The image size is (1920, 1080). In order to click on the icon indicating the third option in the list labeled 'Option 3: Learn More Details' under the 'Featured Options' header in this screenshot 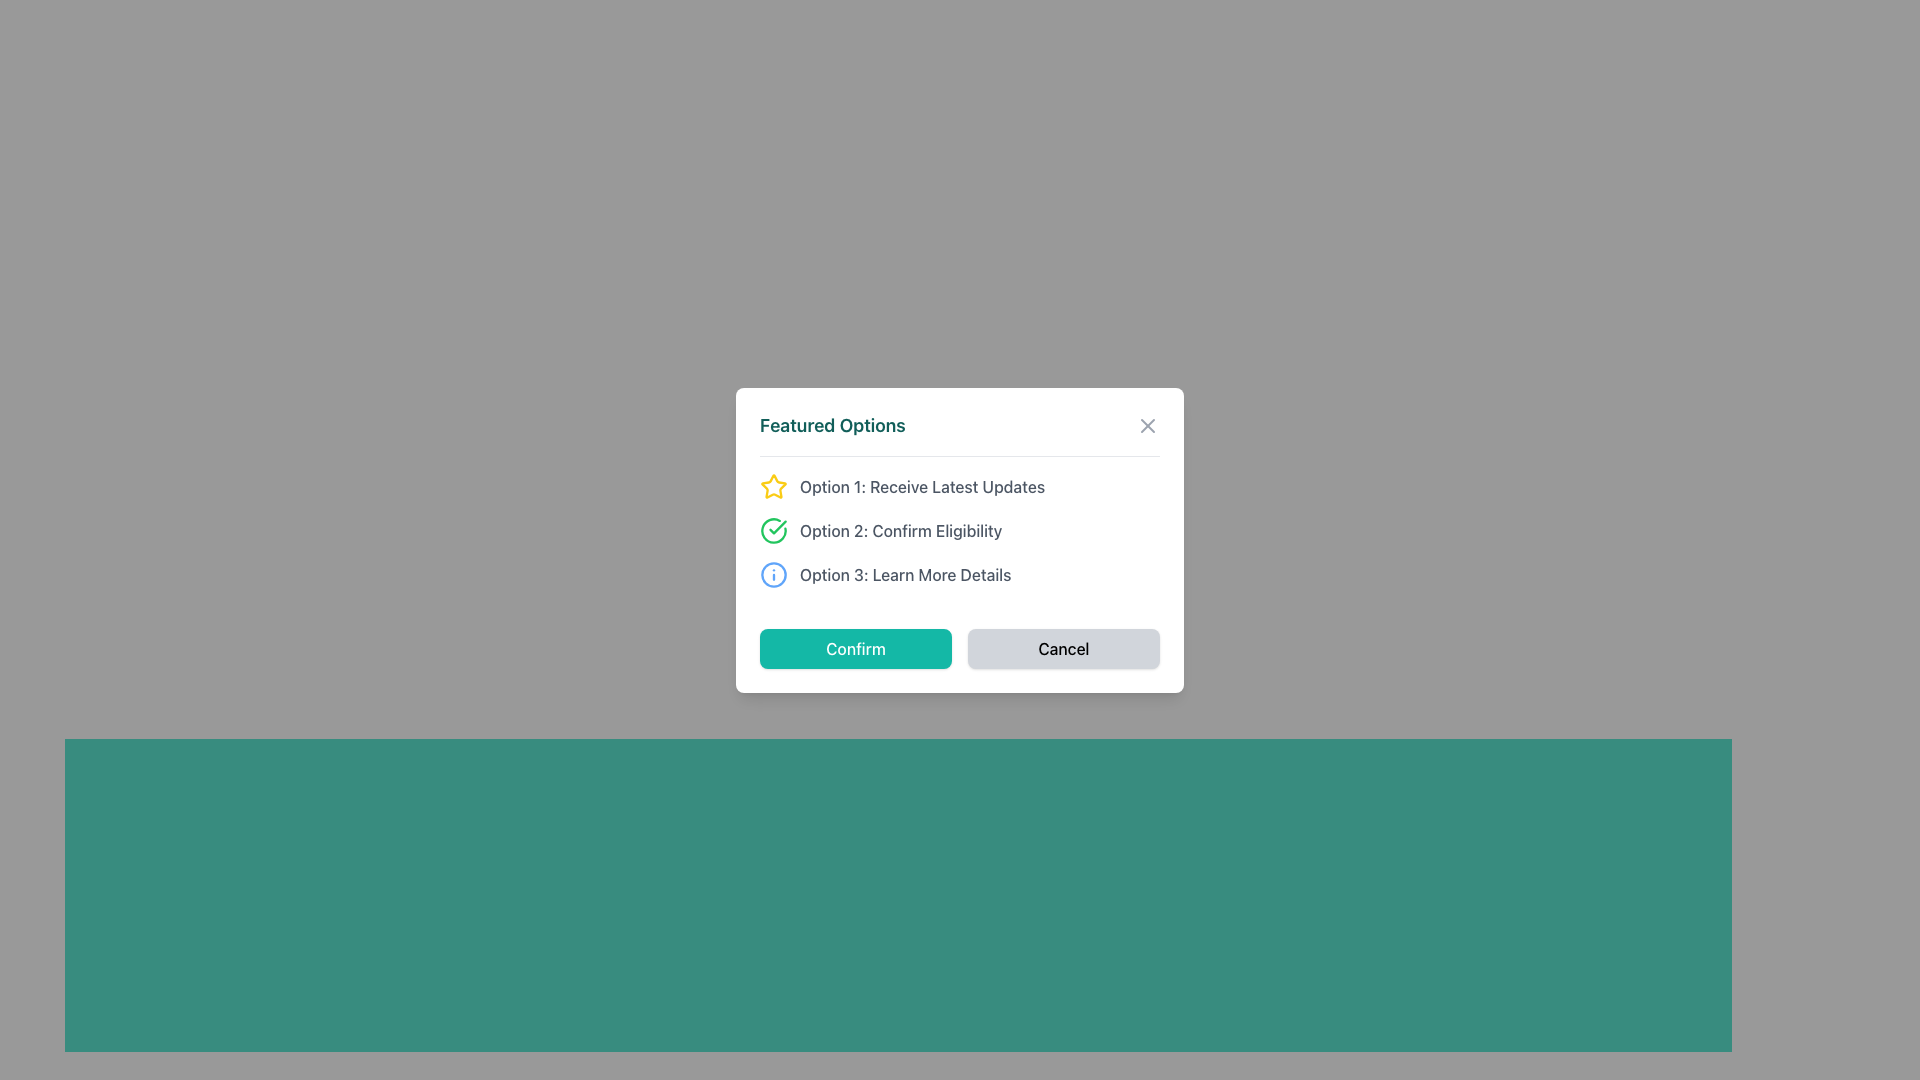, I will do `click(772, 574)`.